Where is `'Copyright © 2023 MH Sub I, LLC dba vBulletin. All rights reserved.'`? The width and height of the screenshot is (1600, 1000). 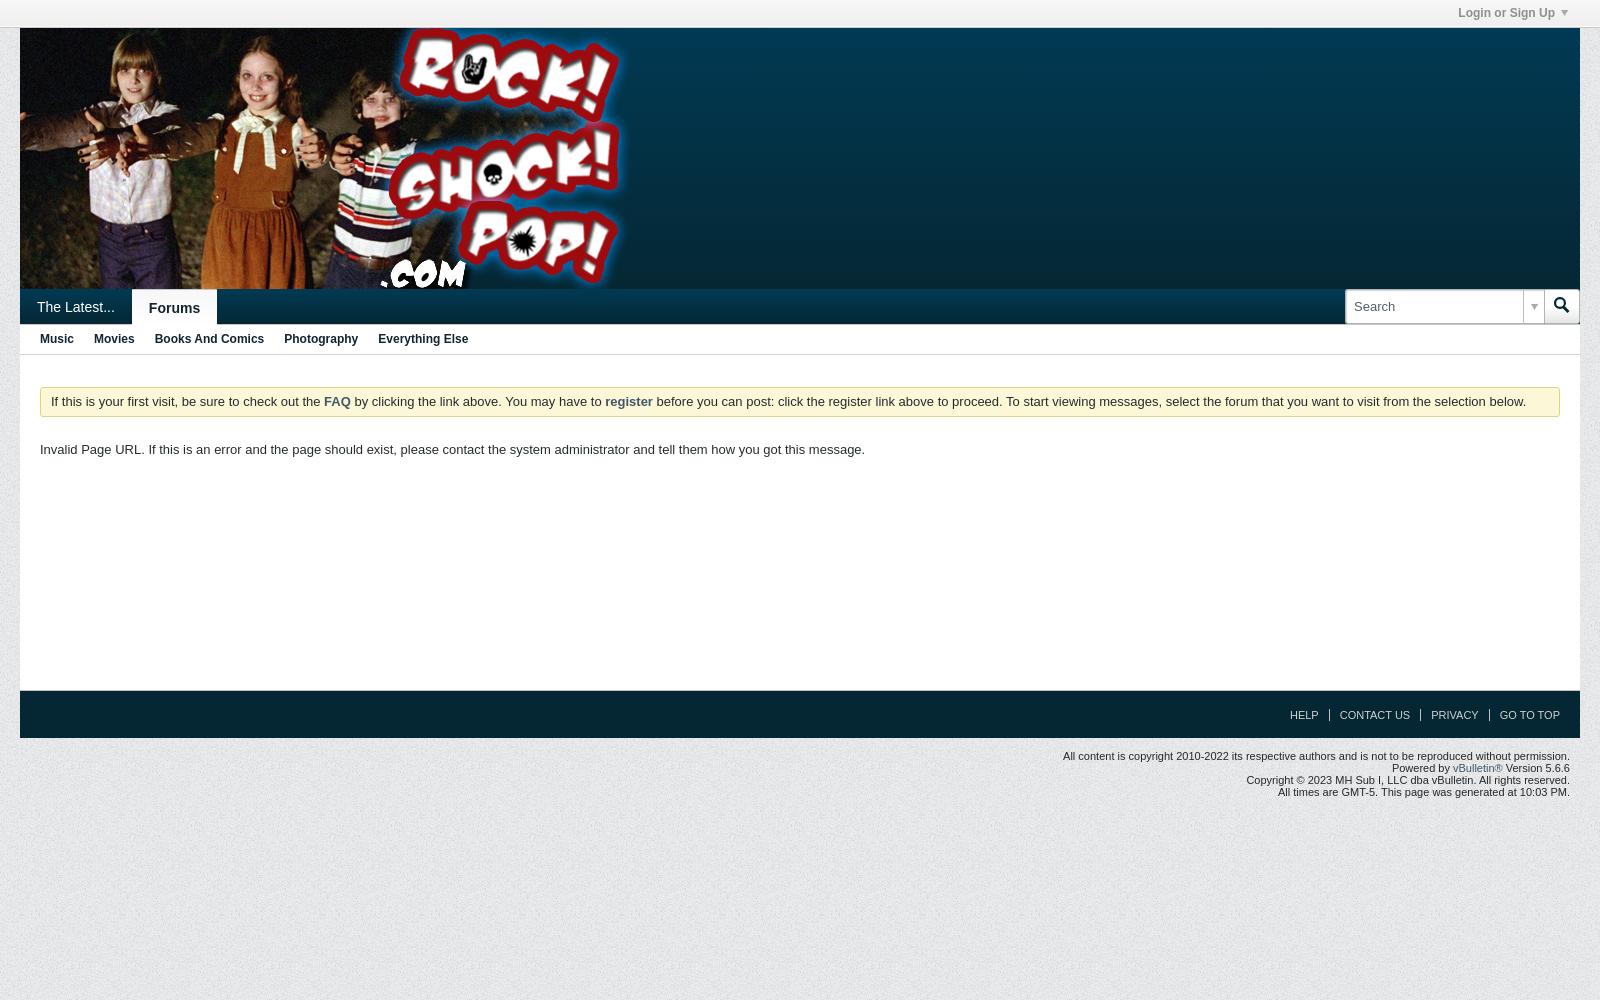 'Copyright © 2023 MH Sub I, LLC dba vBulletin. All rights reserved.' is located at coordinates (1408, 780).